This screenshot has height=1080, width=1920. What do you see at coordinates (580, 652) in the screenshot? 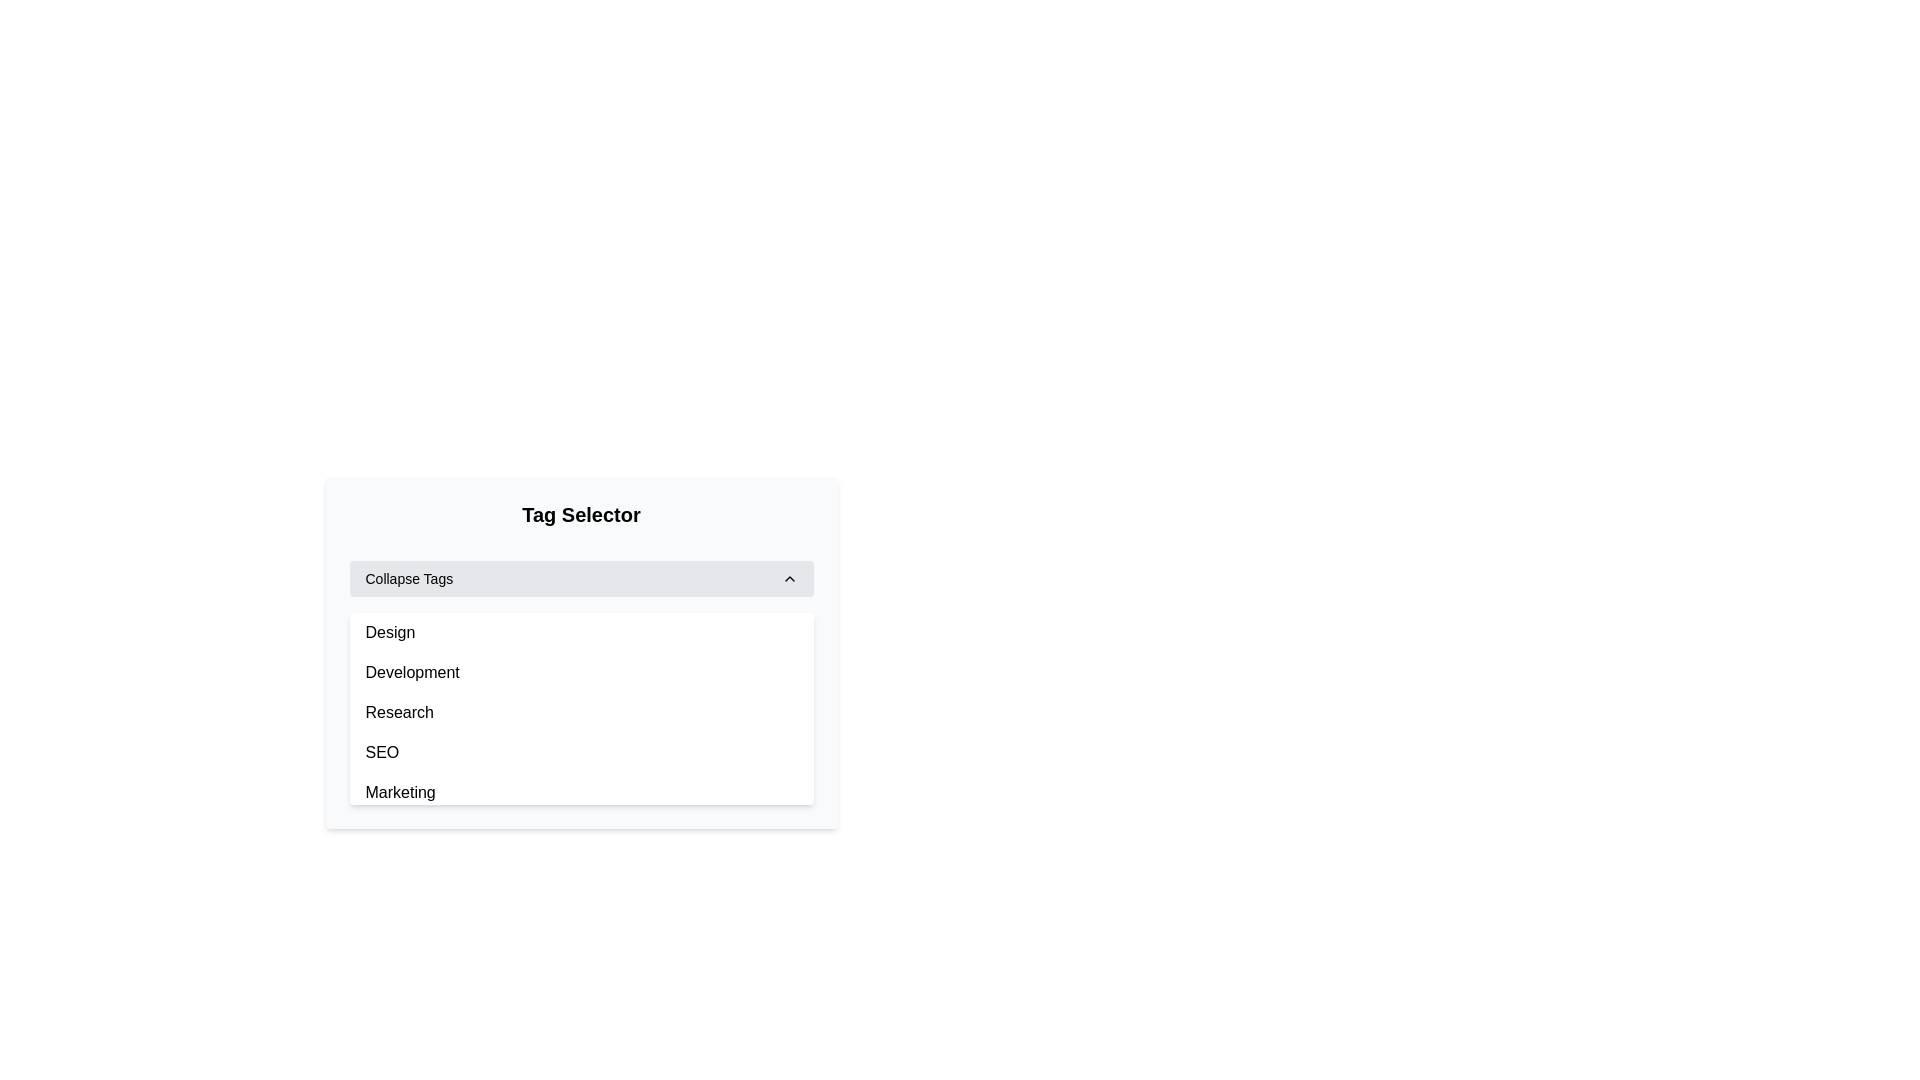
I see `a tag within the scrollable list` at bounding box center [580, 652].